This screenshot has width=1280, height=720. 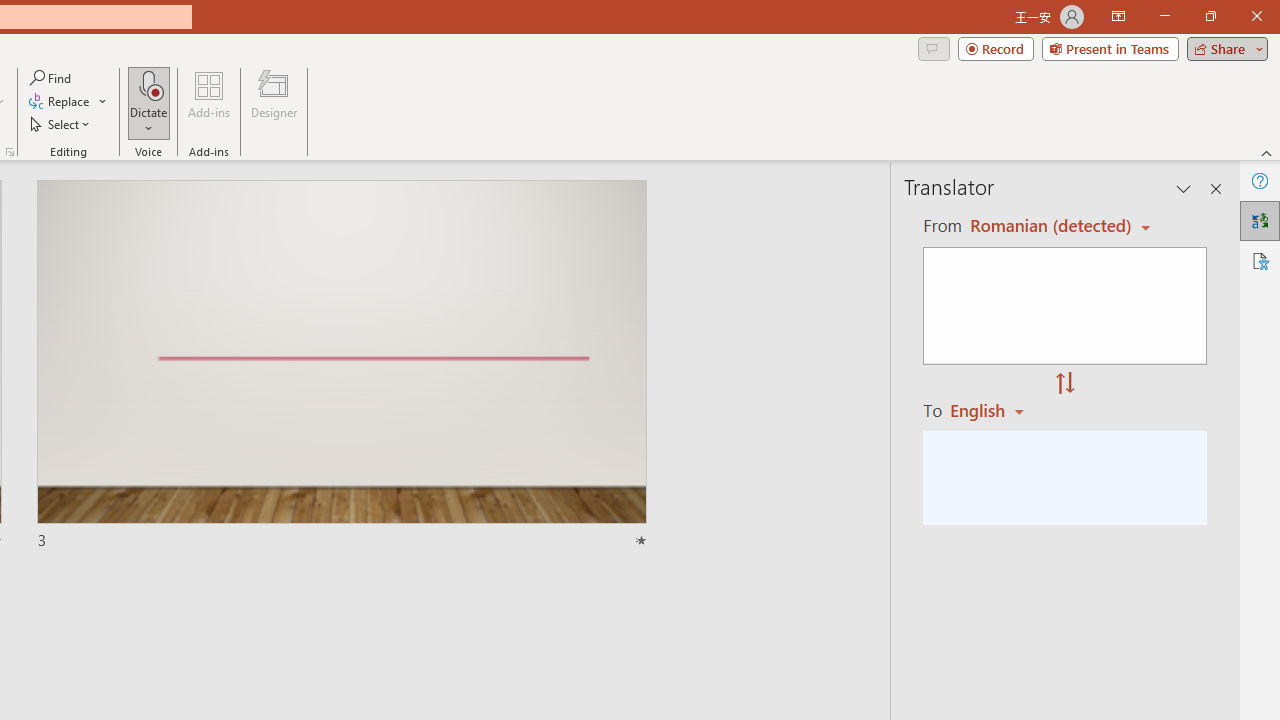 What do you see at coordinates (10, 150) in the screenshot?
I see `'Format Object...'` at bounding box center [10, 150].